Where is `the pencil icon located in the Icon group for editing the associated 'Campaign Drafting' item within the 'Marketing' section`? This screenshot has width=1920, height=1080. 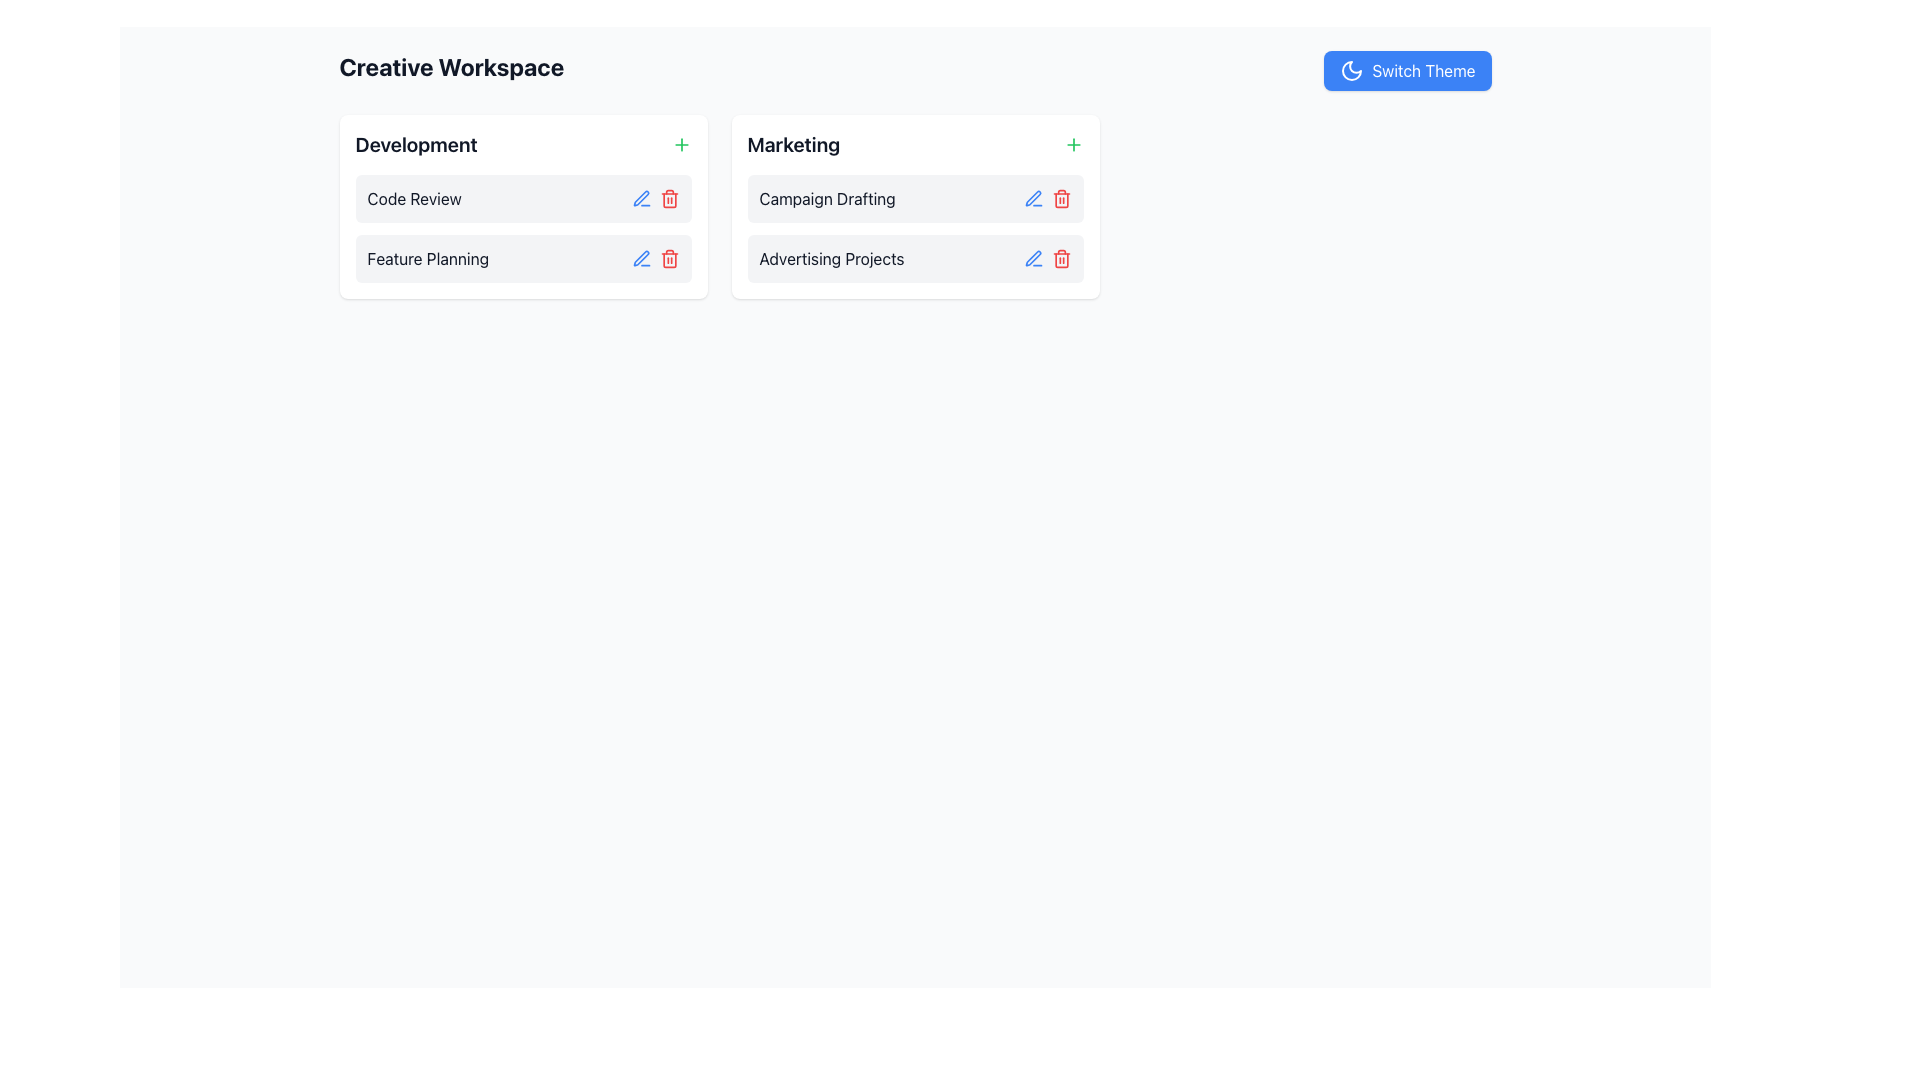
the pencil icon located in the Icon group for editing the associated 'Campaign Drafting' item within the 'Marketing' section is located at coordinates (1046, 199).